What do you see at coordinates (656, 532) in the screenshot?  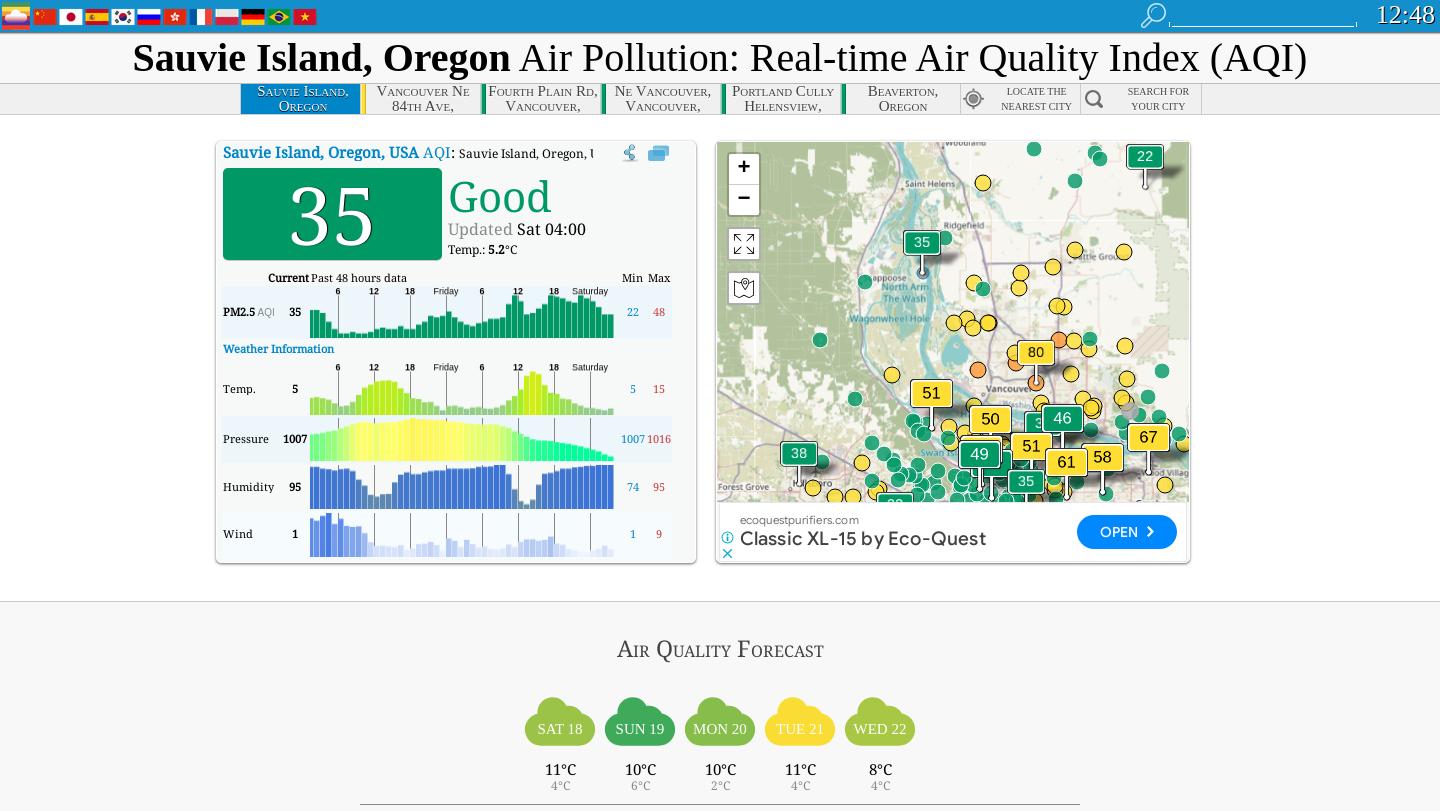 I see `'9'` at bounding box center [656, 532].